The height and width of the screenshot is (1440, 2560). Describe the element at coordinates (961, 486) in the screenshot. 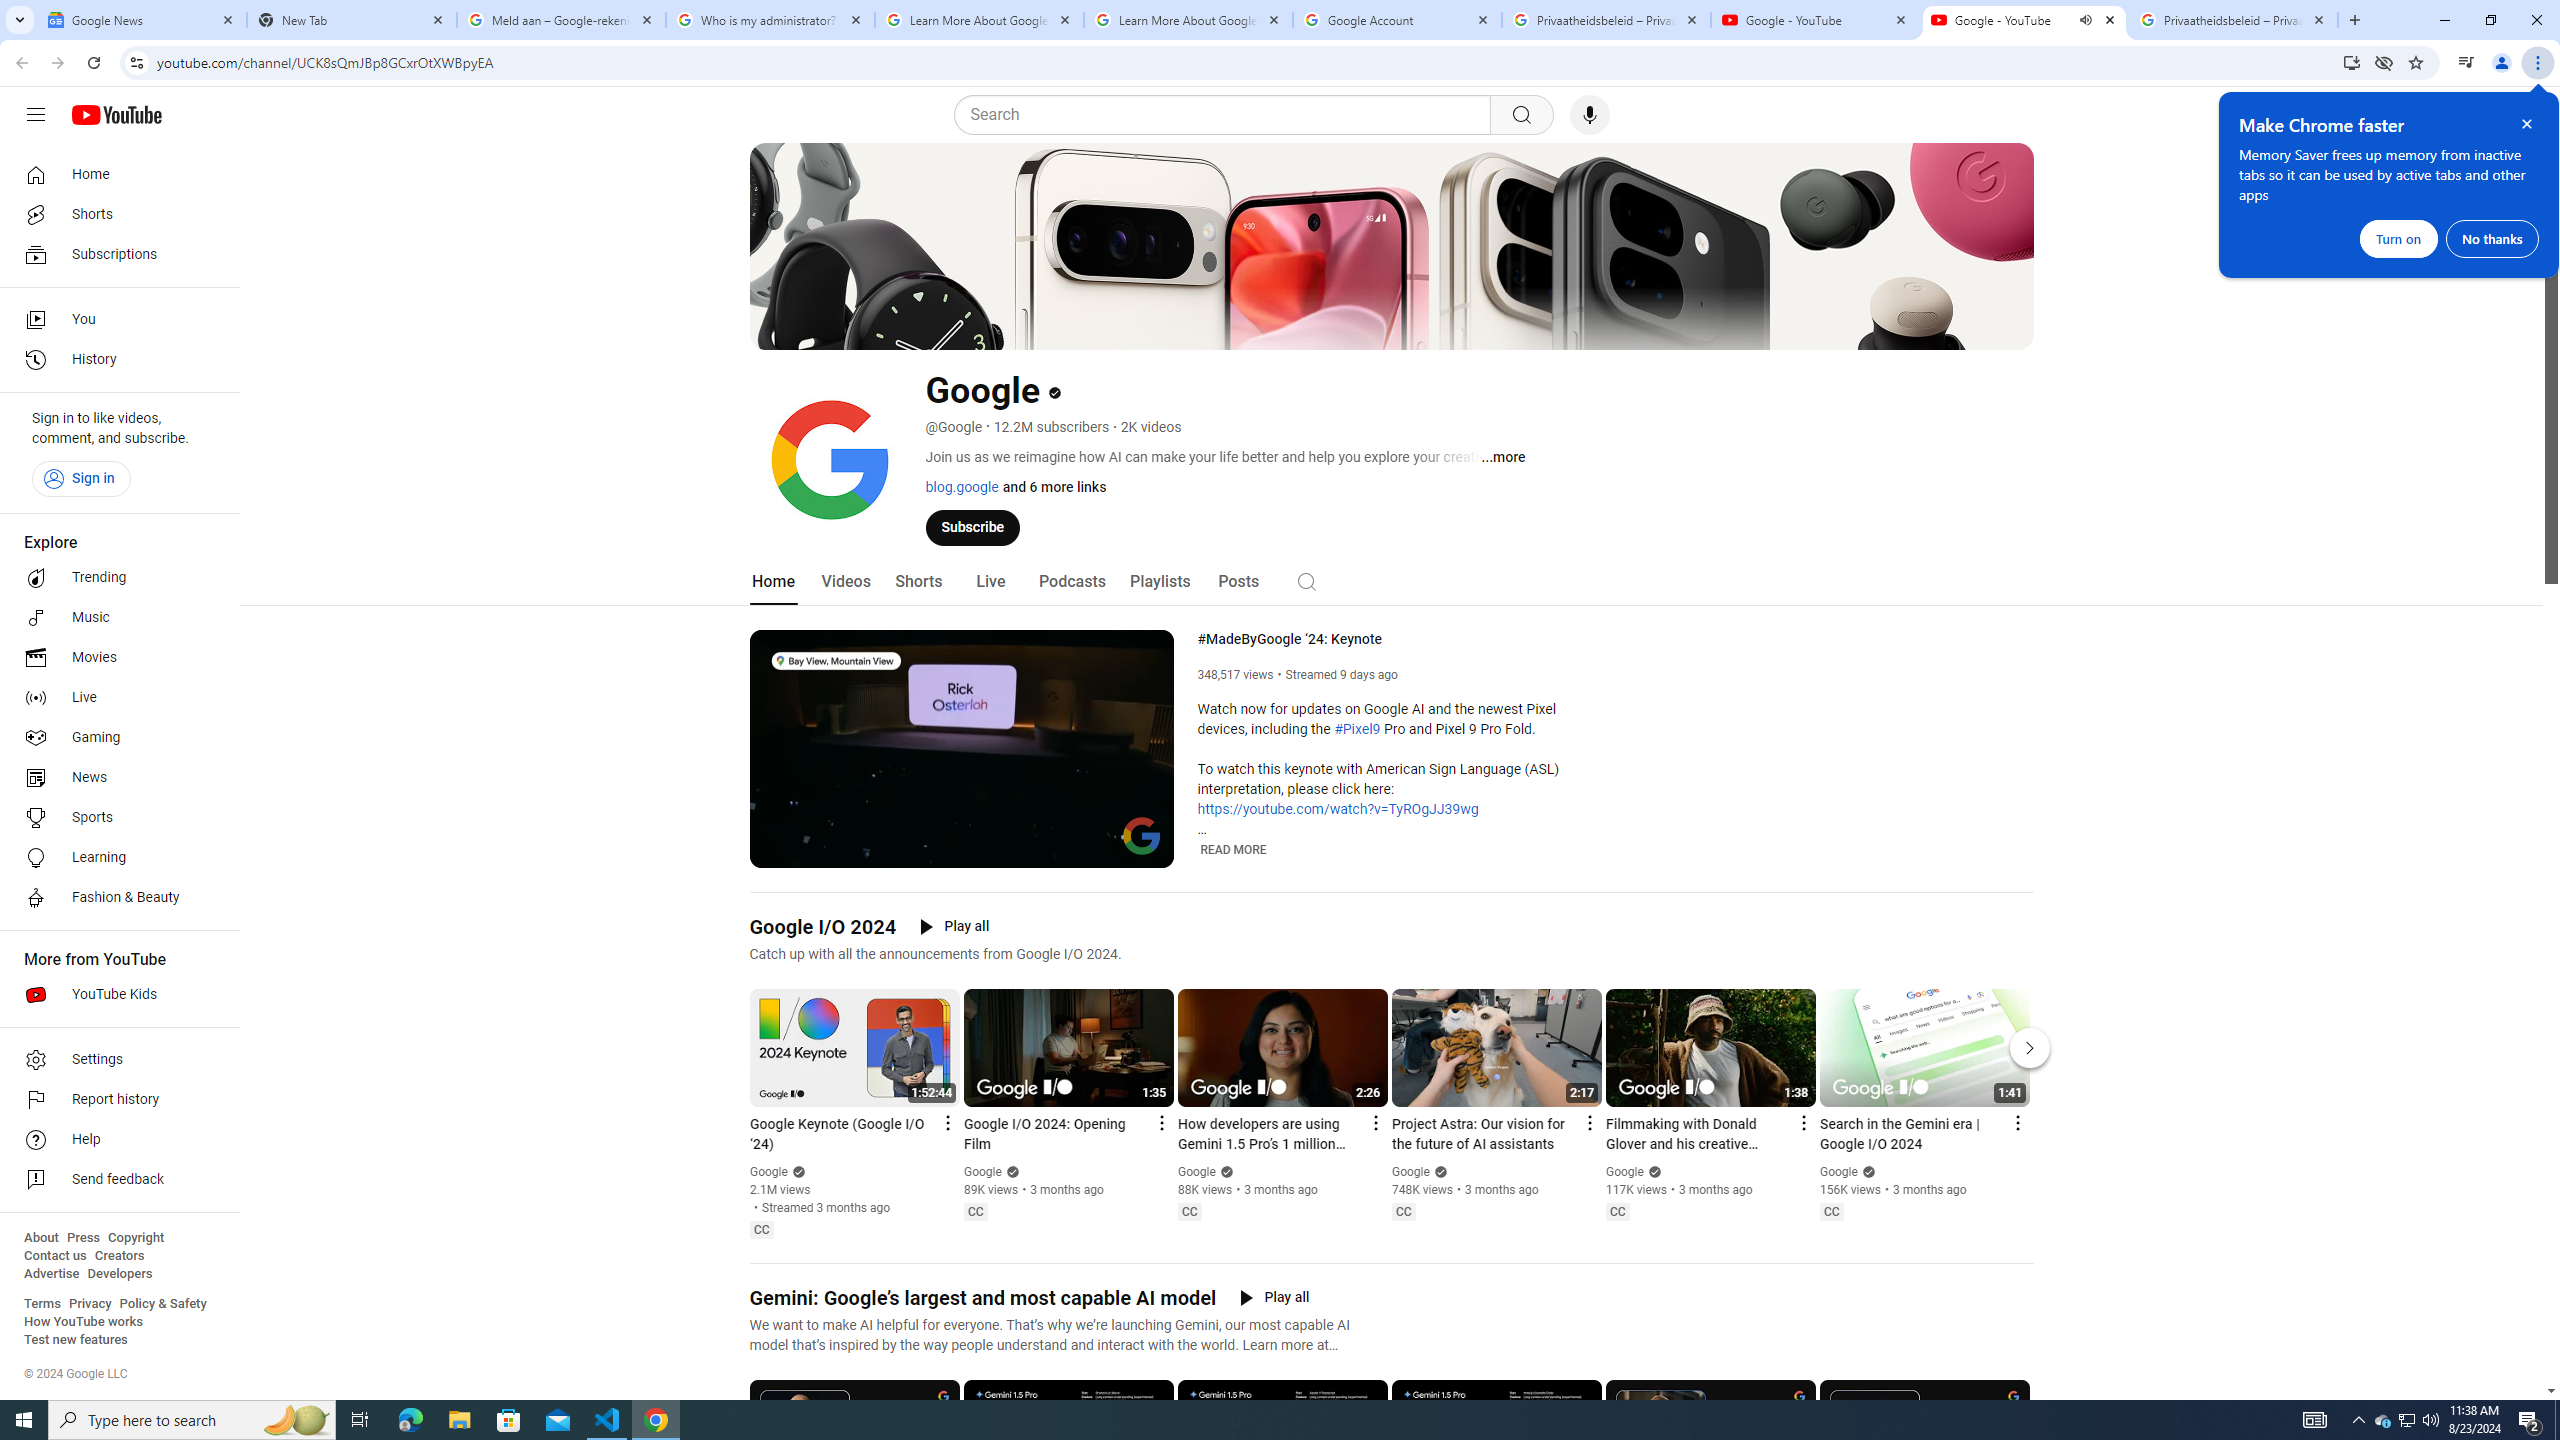

I see `'blog.google'` at that location.